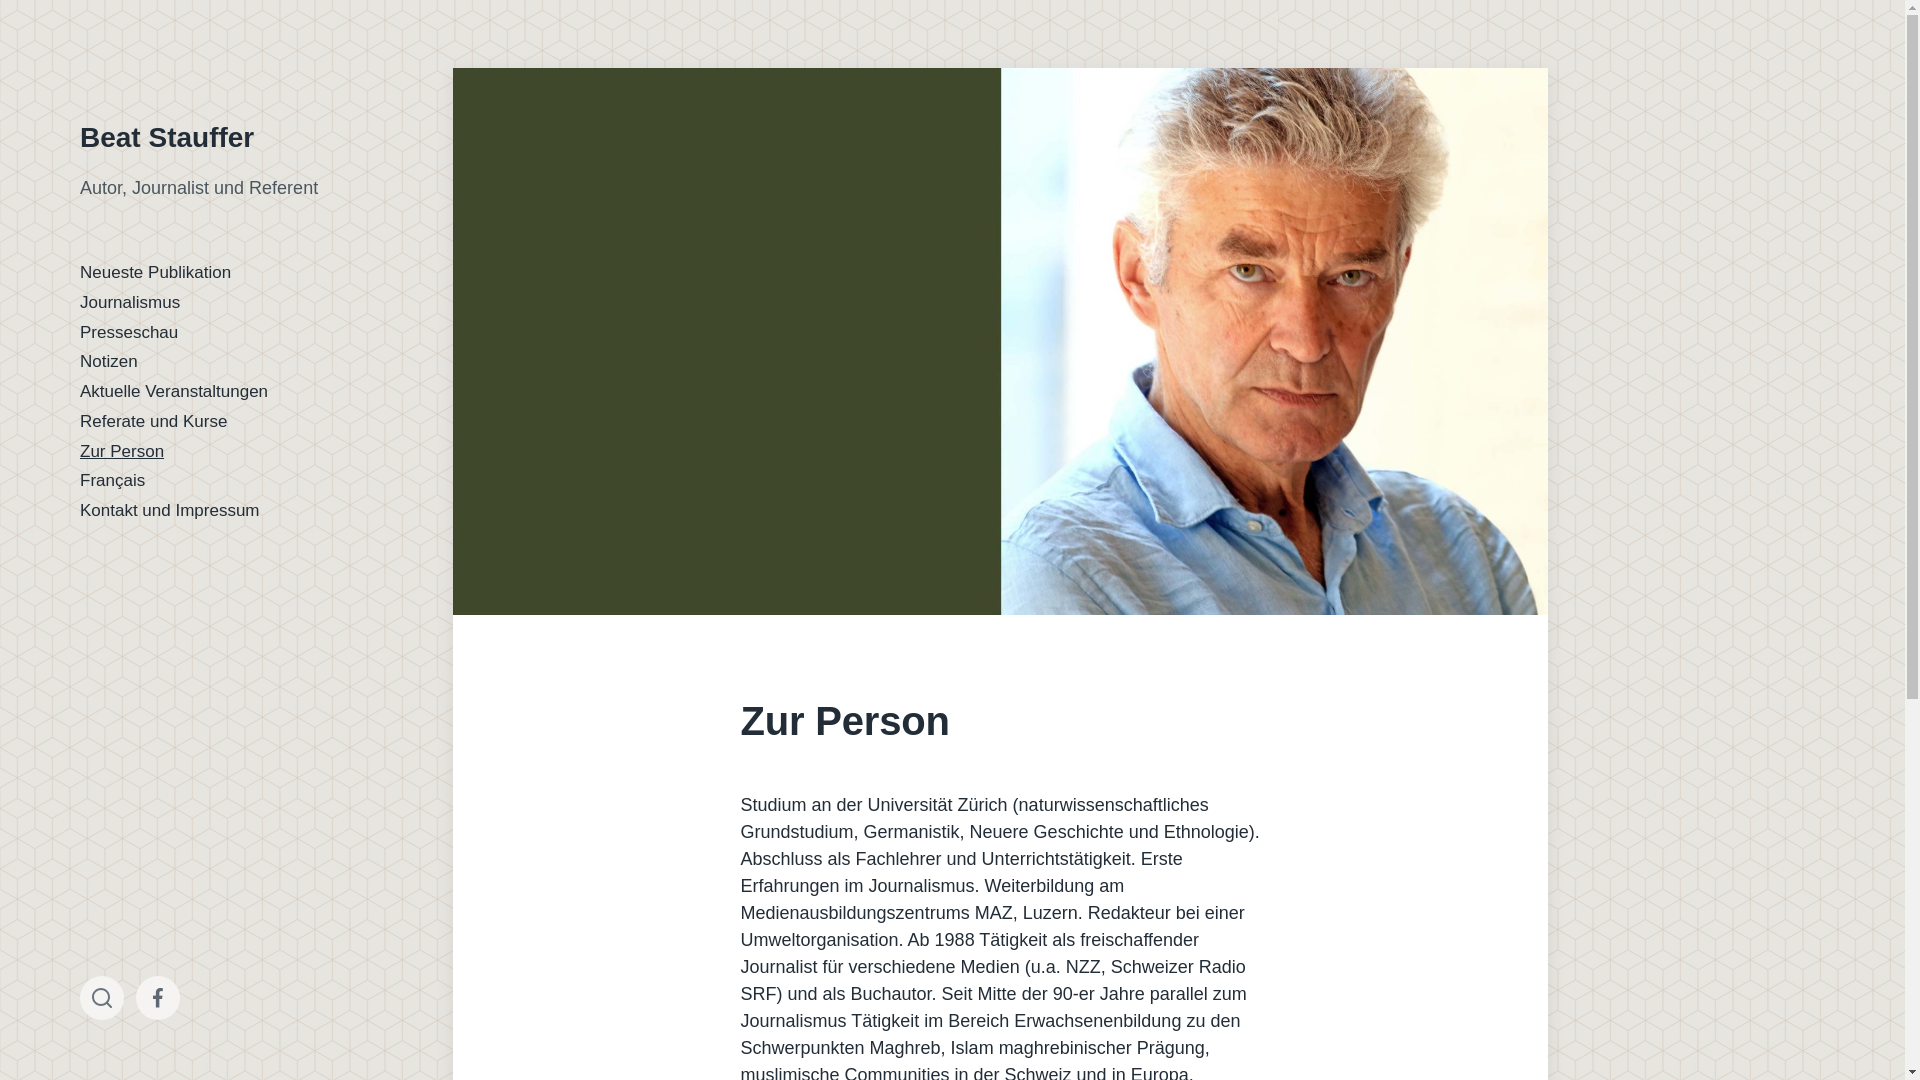  Describe the element at coordinates (128, 330) in the screenshot. I see `'Presseschau'` at that location.